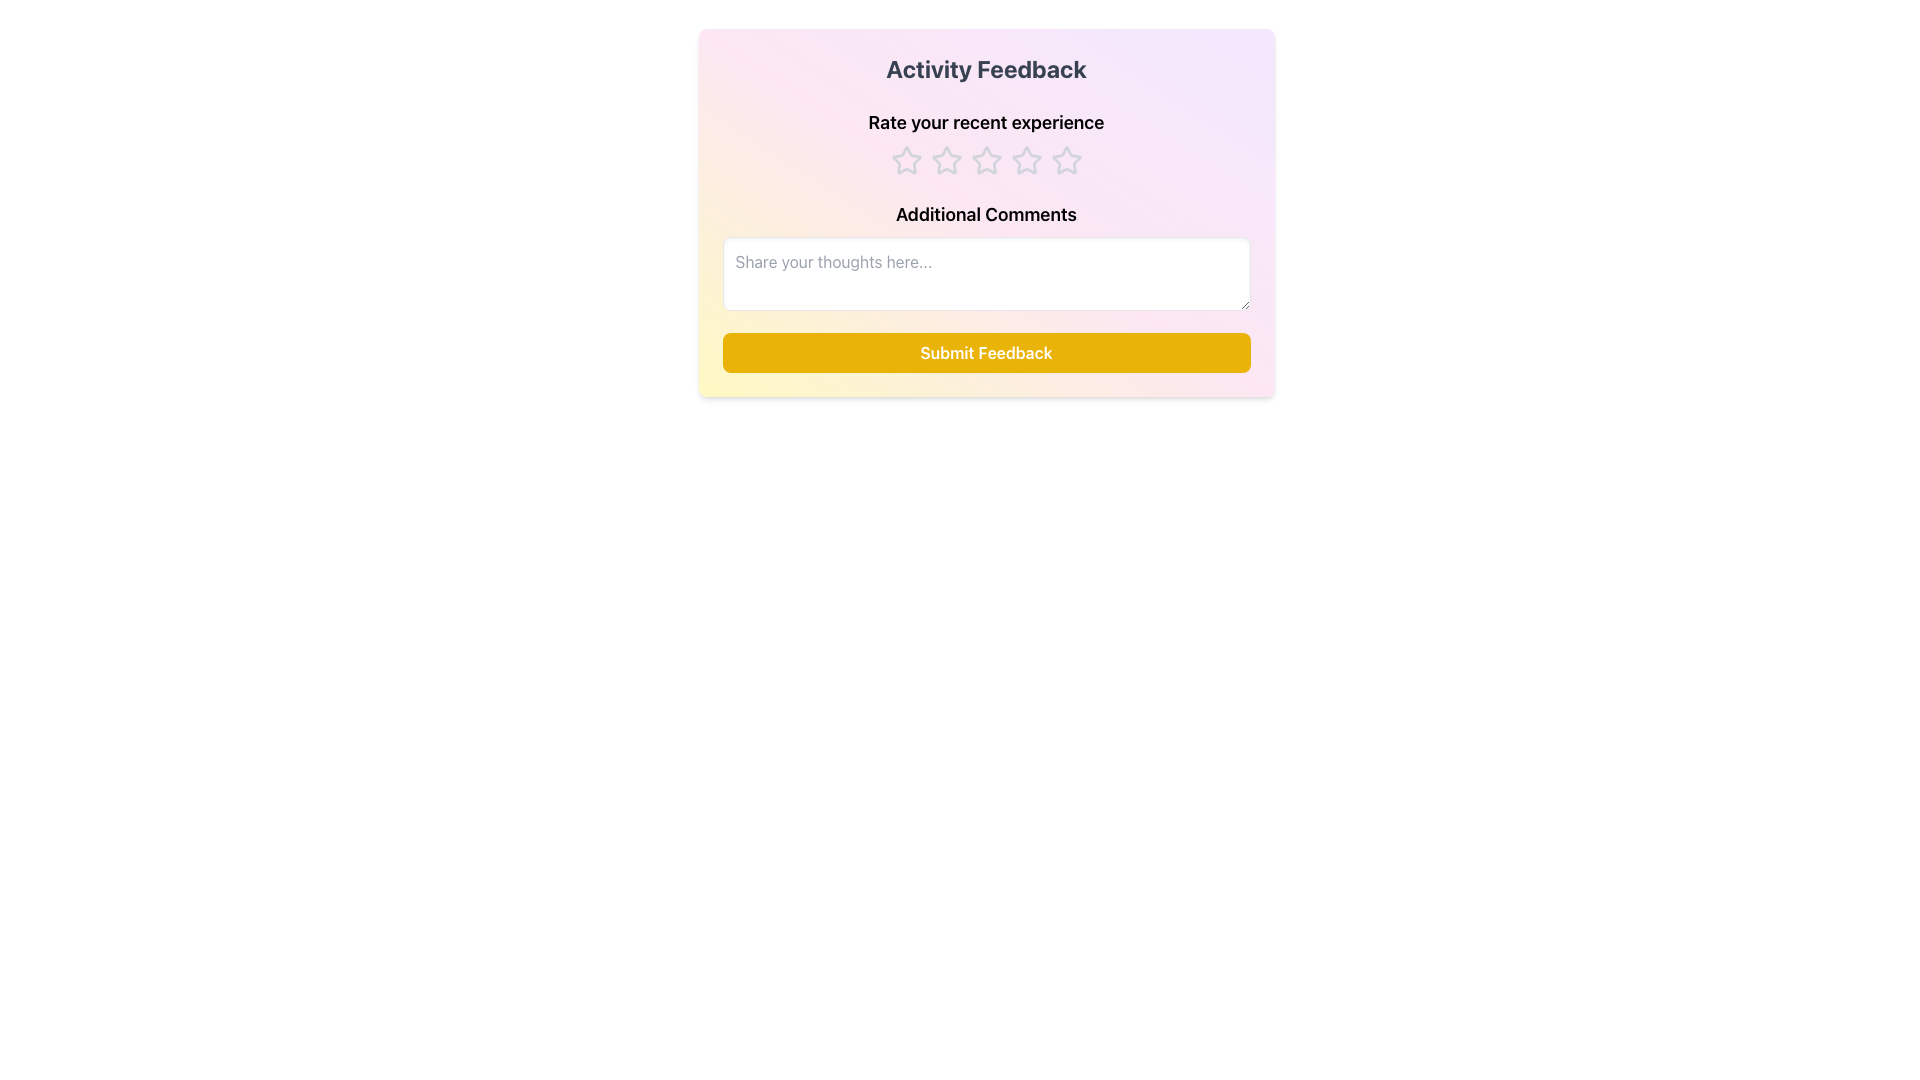  Describe the element at coordinates (986, 160) in the screenshot. I see `the fourth Rating Star Icon in the feedback modal` at that location.